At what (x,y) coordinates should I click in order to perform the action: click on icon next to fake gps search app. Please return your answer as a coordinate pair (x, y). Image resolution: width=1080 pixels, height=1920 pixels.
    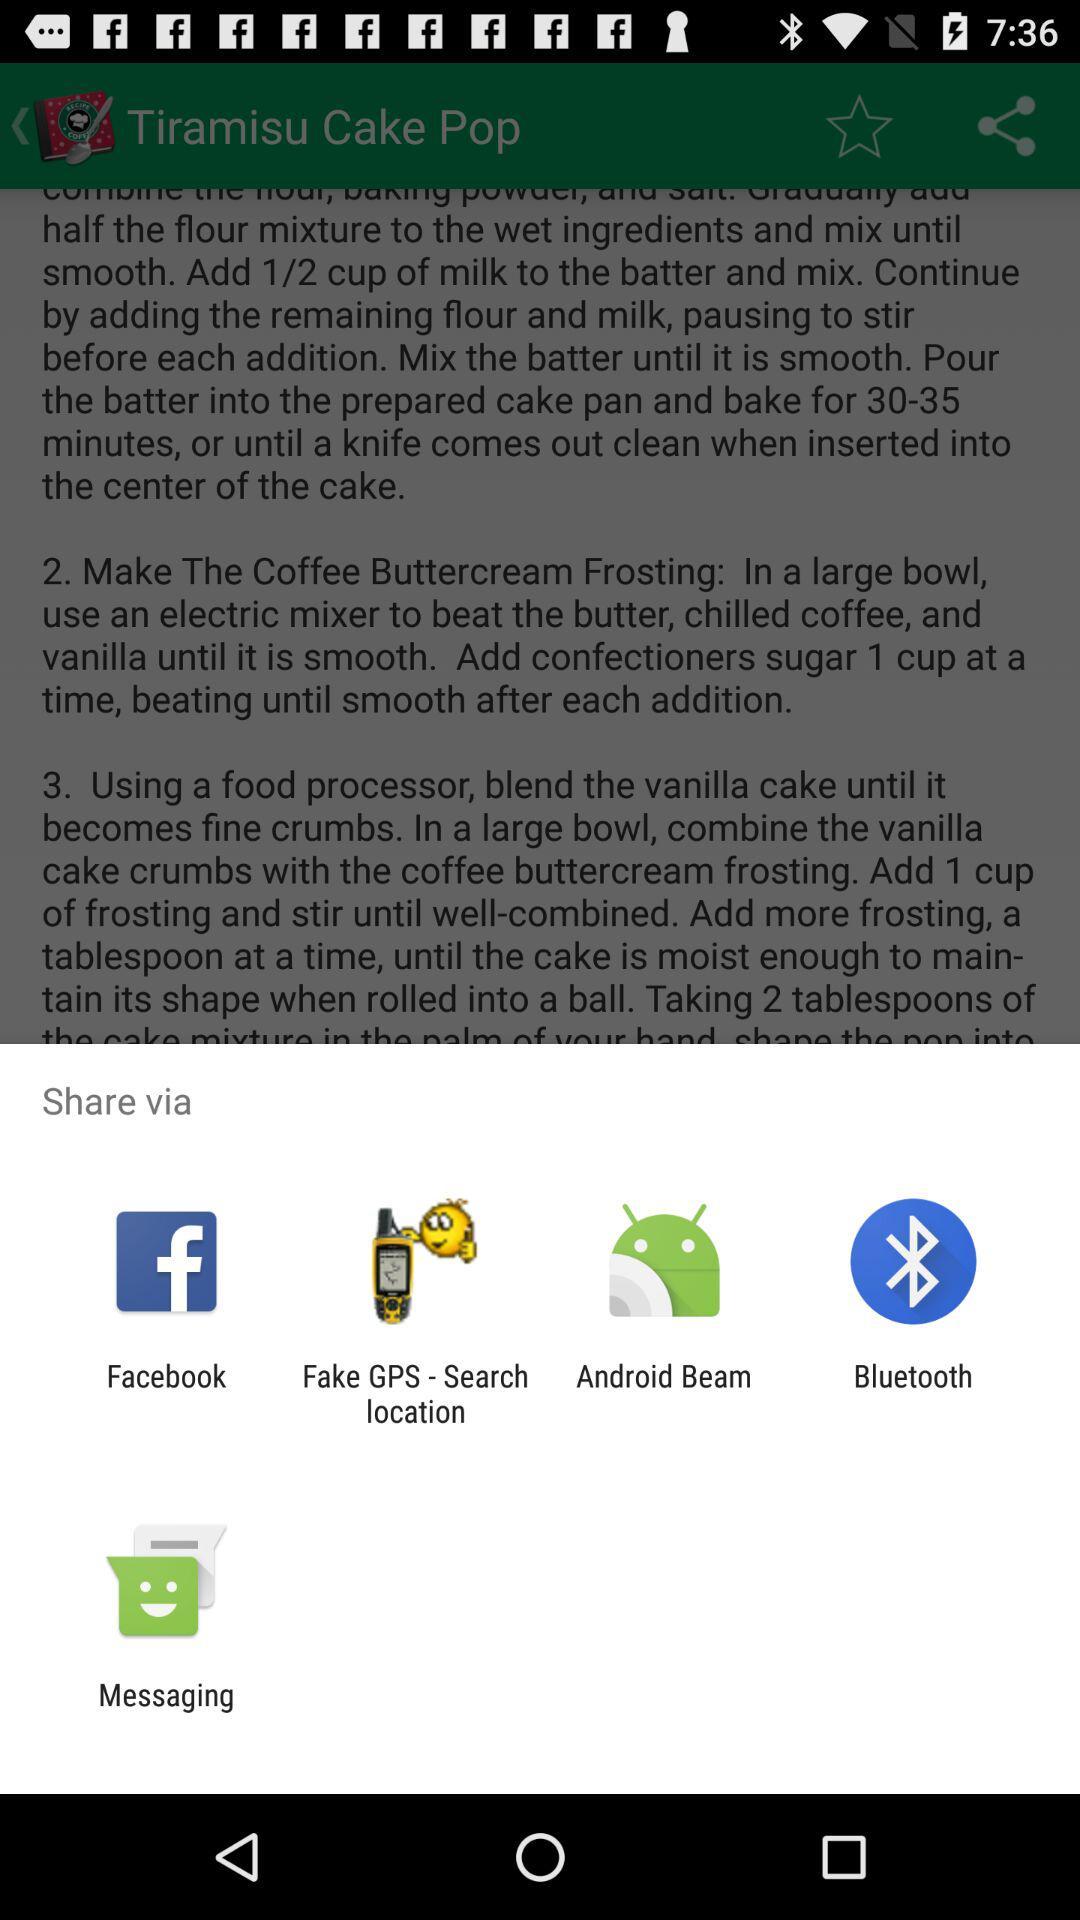
    Looking at the image, I should click on (664, 1392).